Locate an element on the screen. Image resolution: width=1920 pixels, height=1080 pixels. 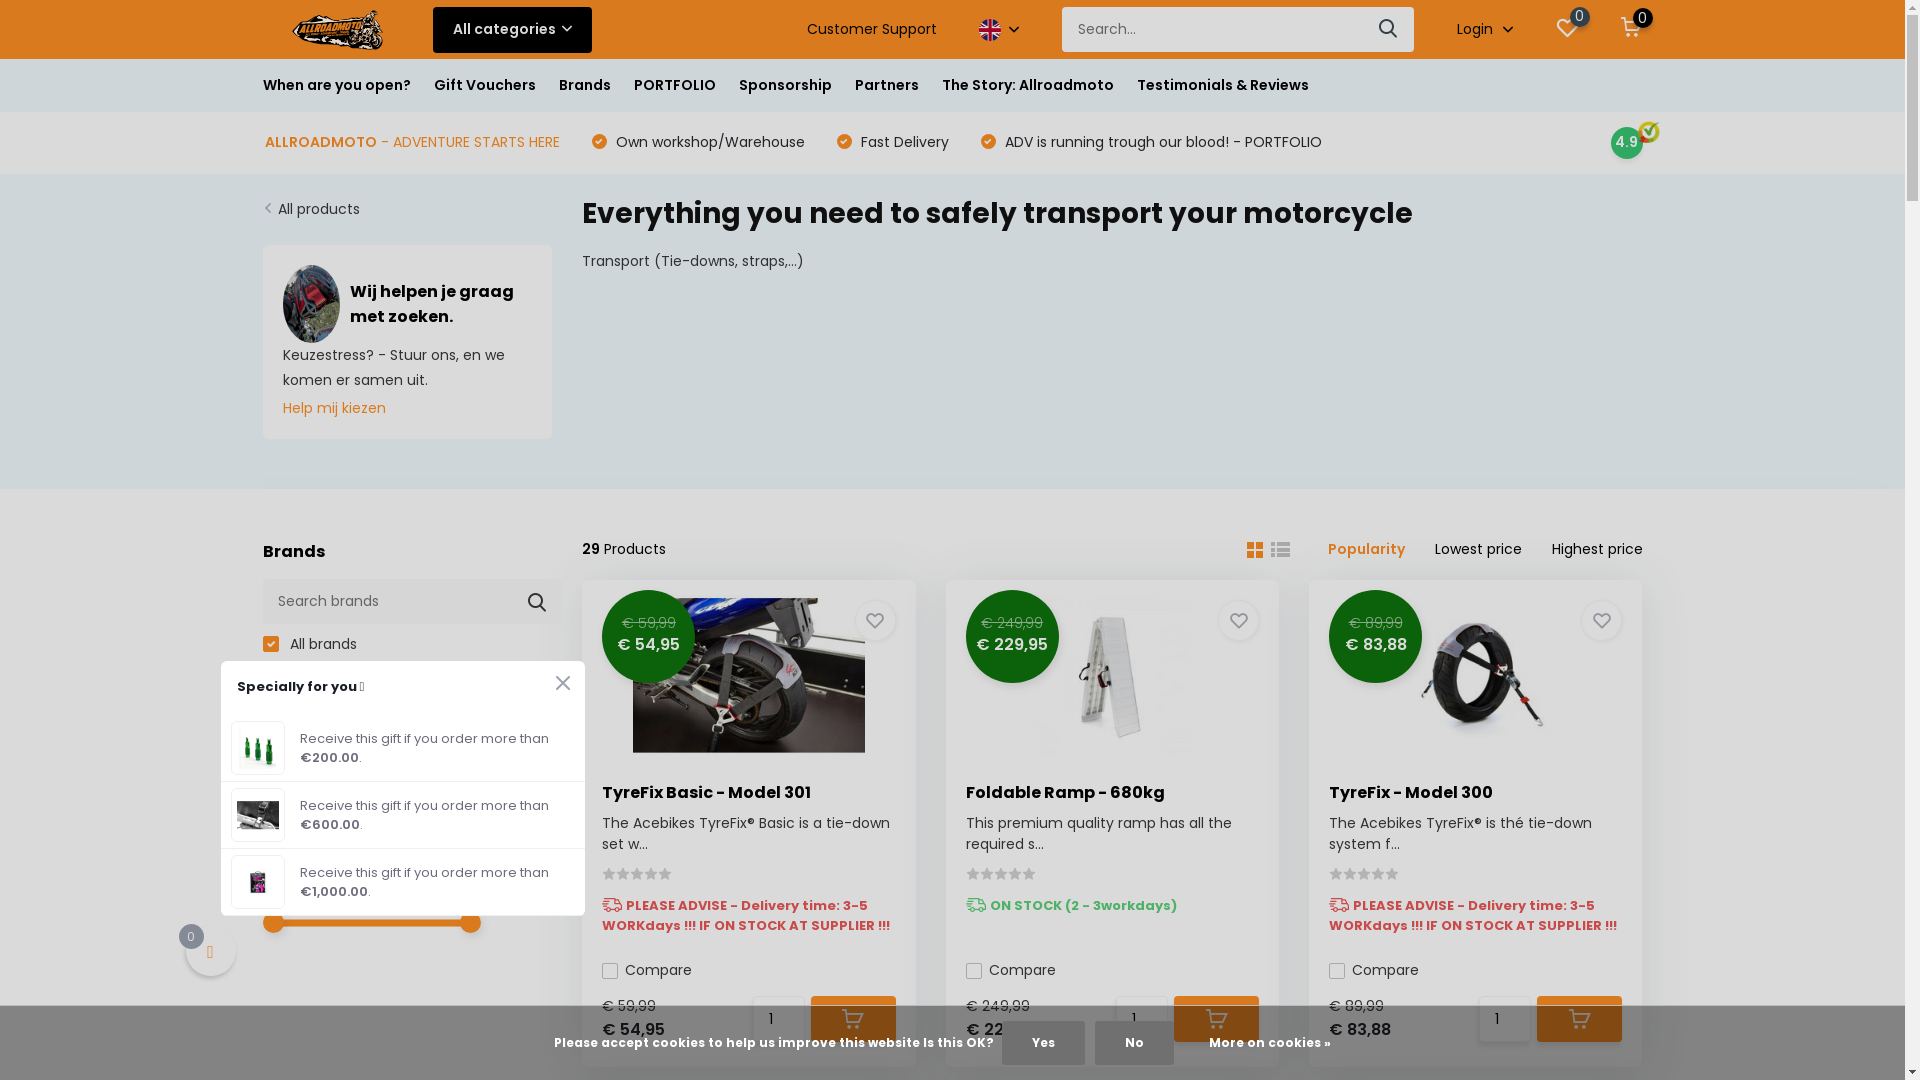
'The Story: Allroadmoto' is located at coordinates (1027, 84).